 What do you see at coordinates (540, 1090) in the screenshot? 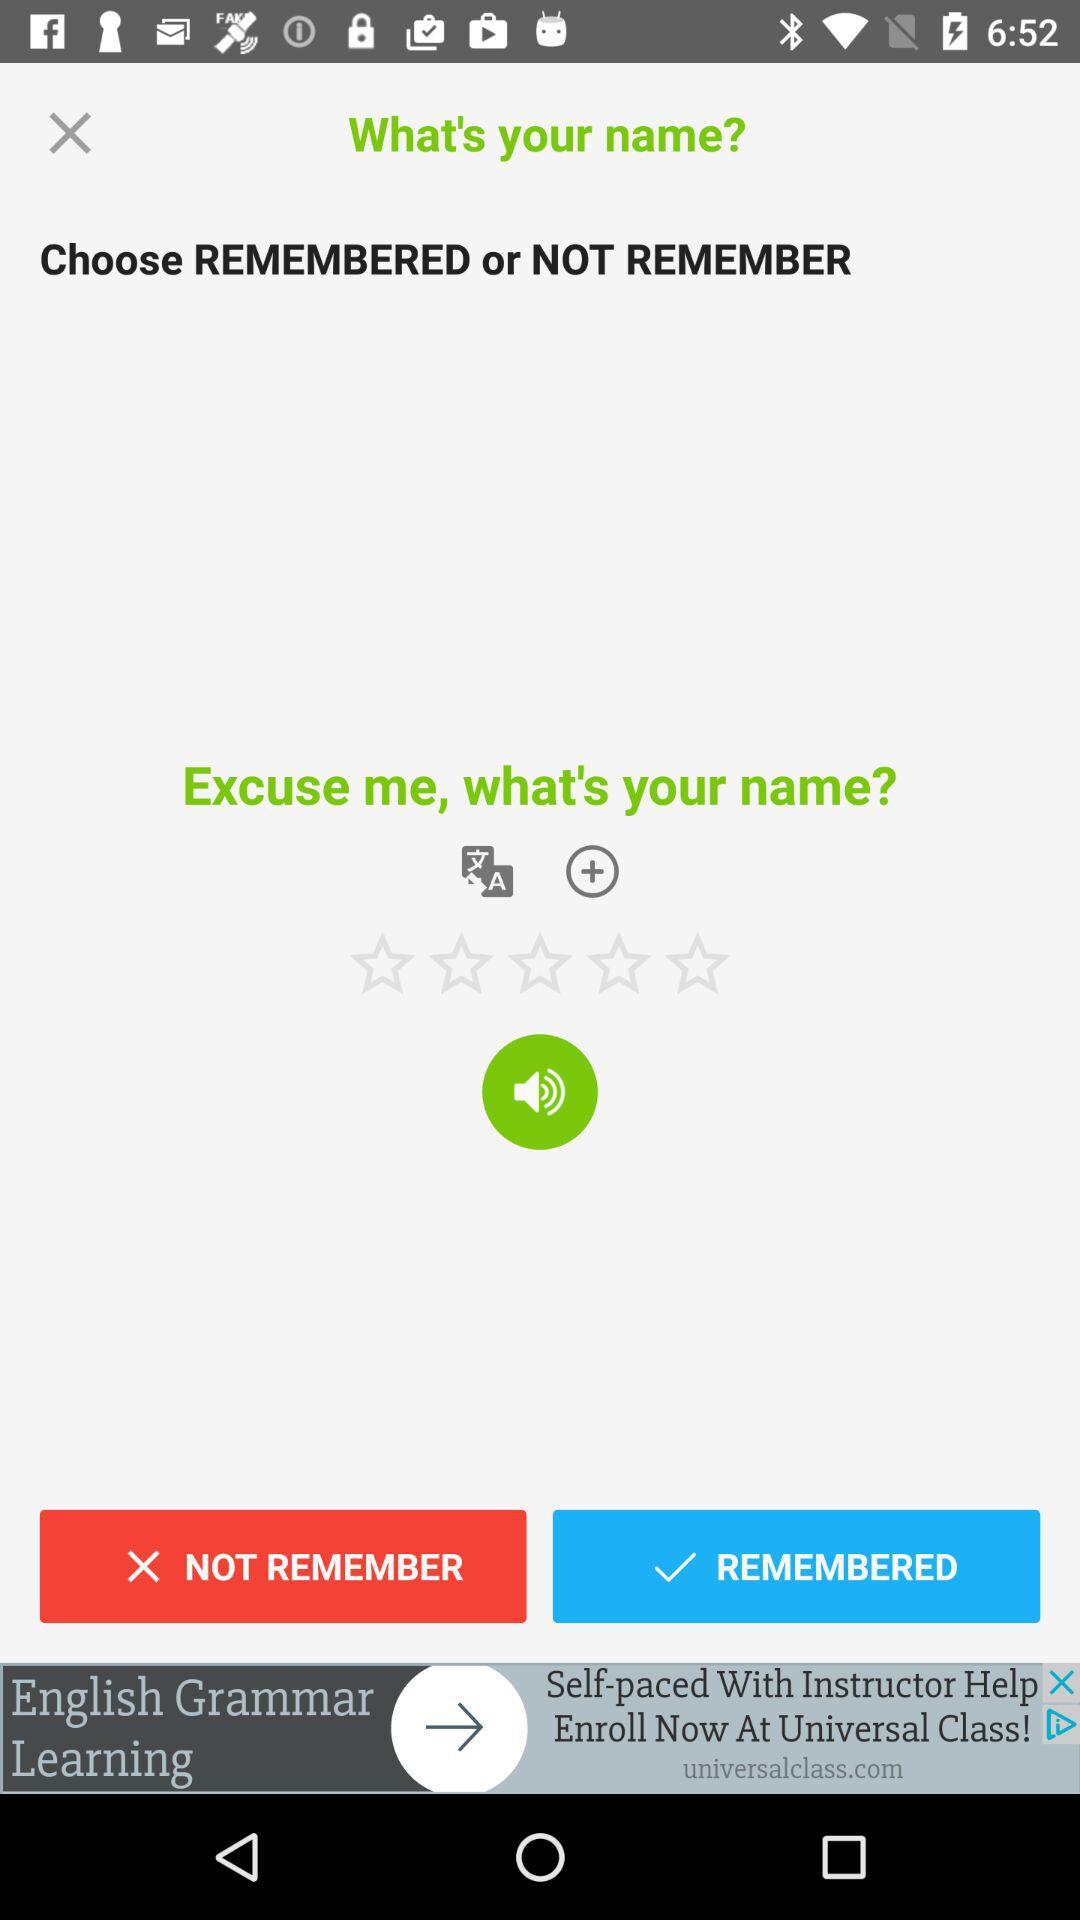
I see `the volume icon` at bounding box center [540, 1090].